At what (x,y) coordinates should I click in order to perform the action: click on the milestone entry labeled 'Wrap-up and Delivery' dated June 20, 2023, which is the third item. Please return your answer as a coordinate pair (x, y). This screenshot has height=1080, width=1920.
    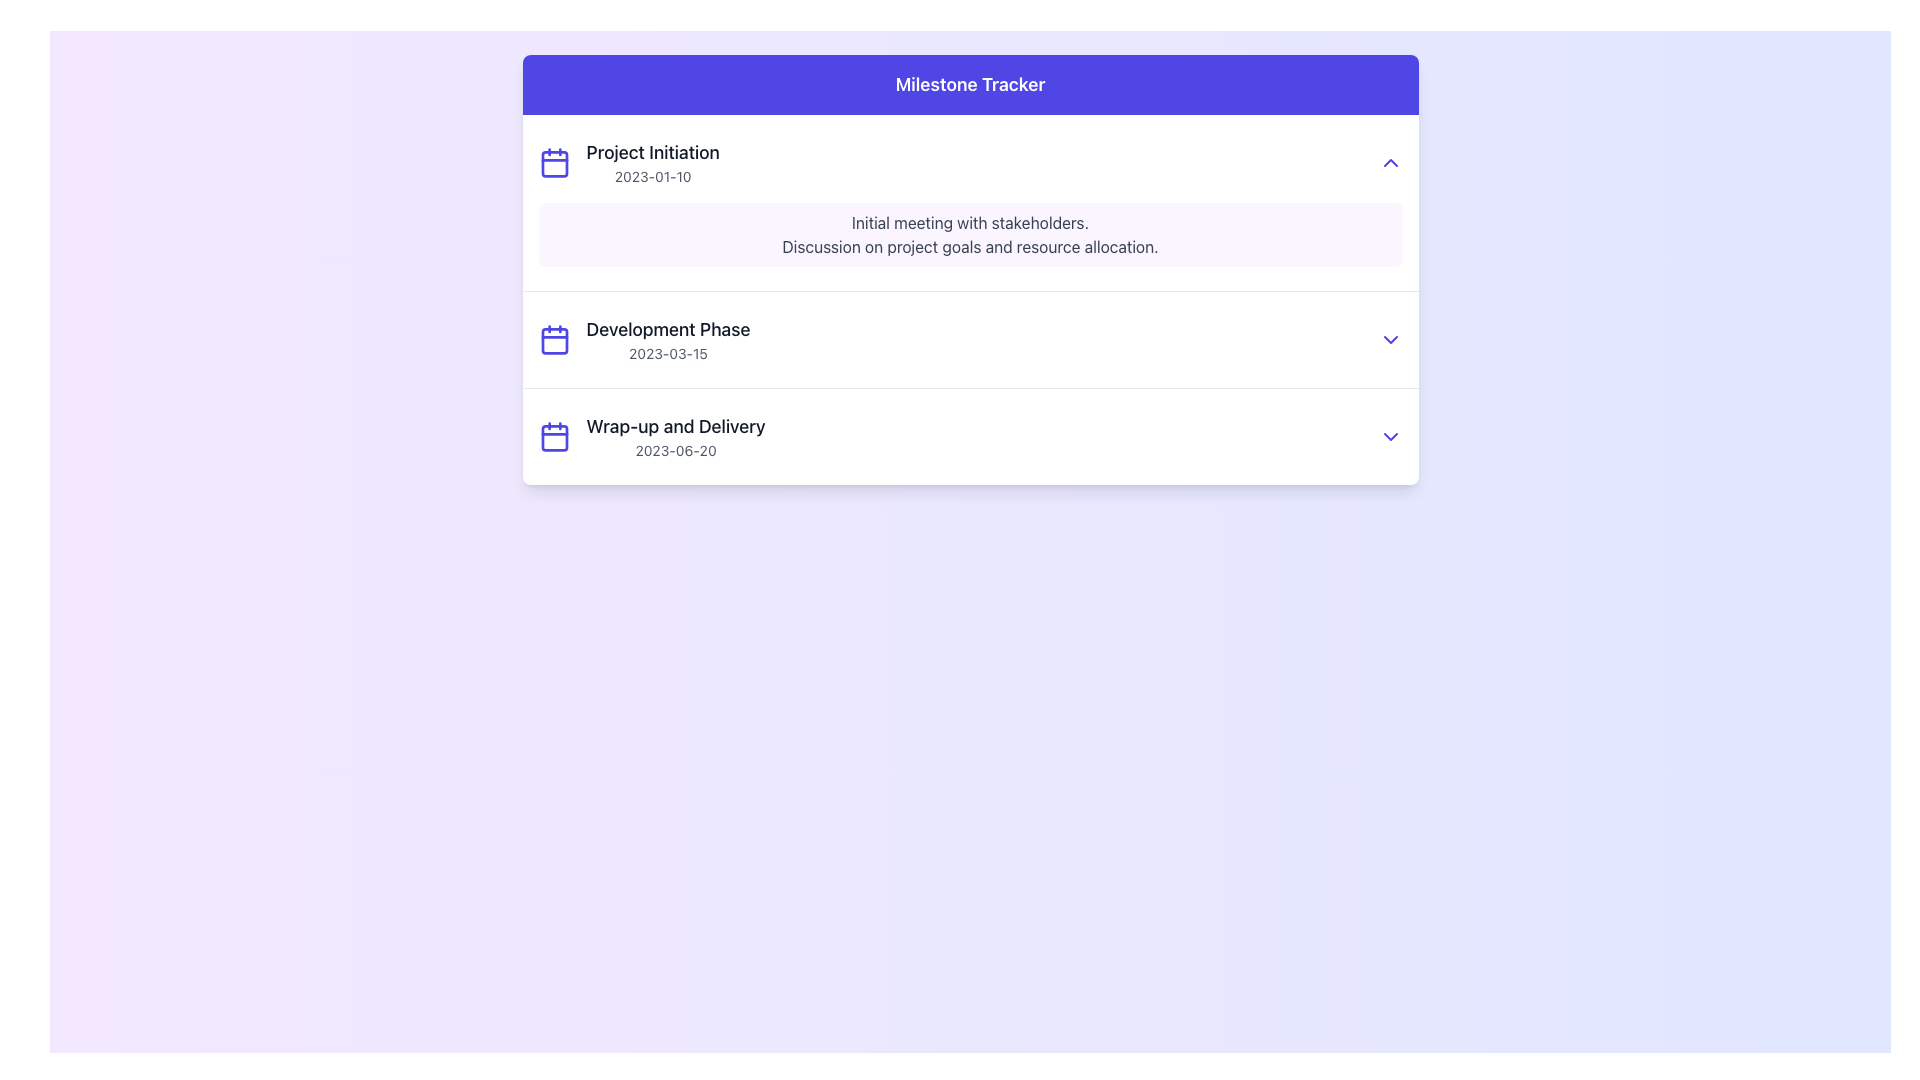
    Looking at the image, I should click on (970, 435).